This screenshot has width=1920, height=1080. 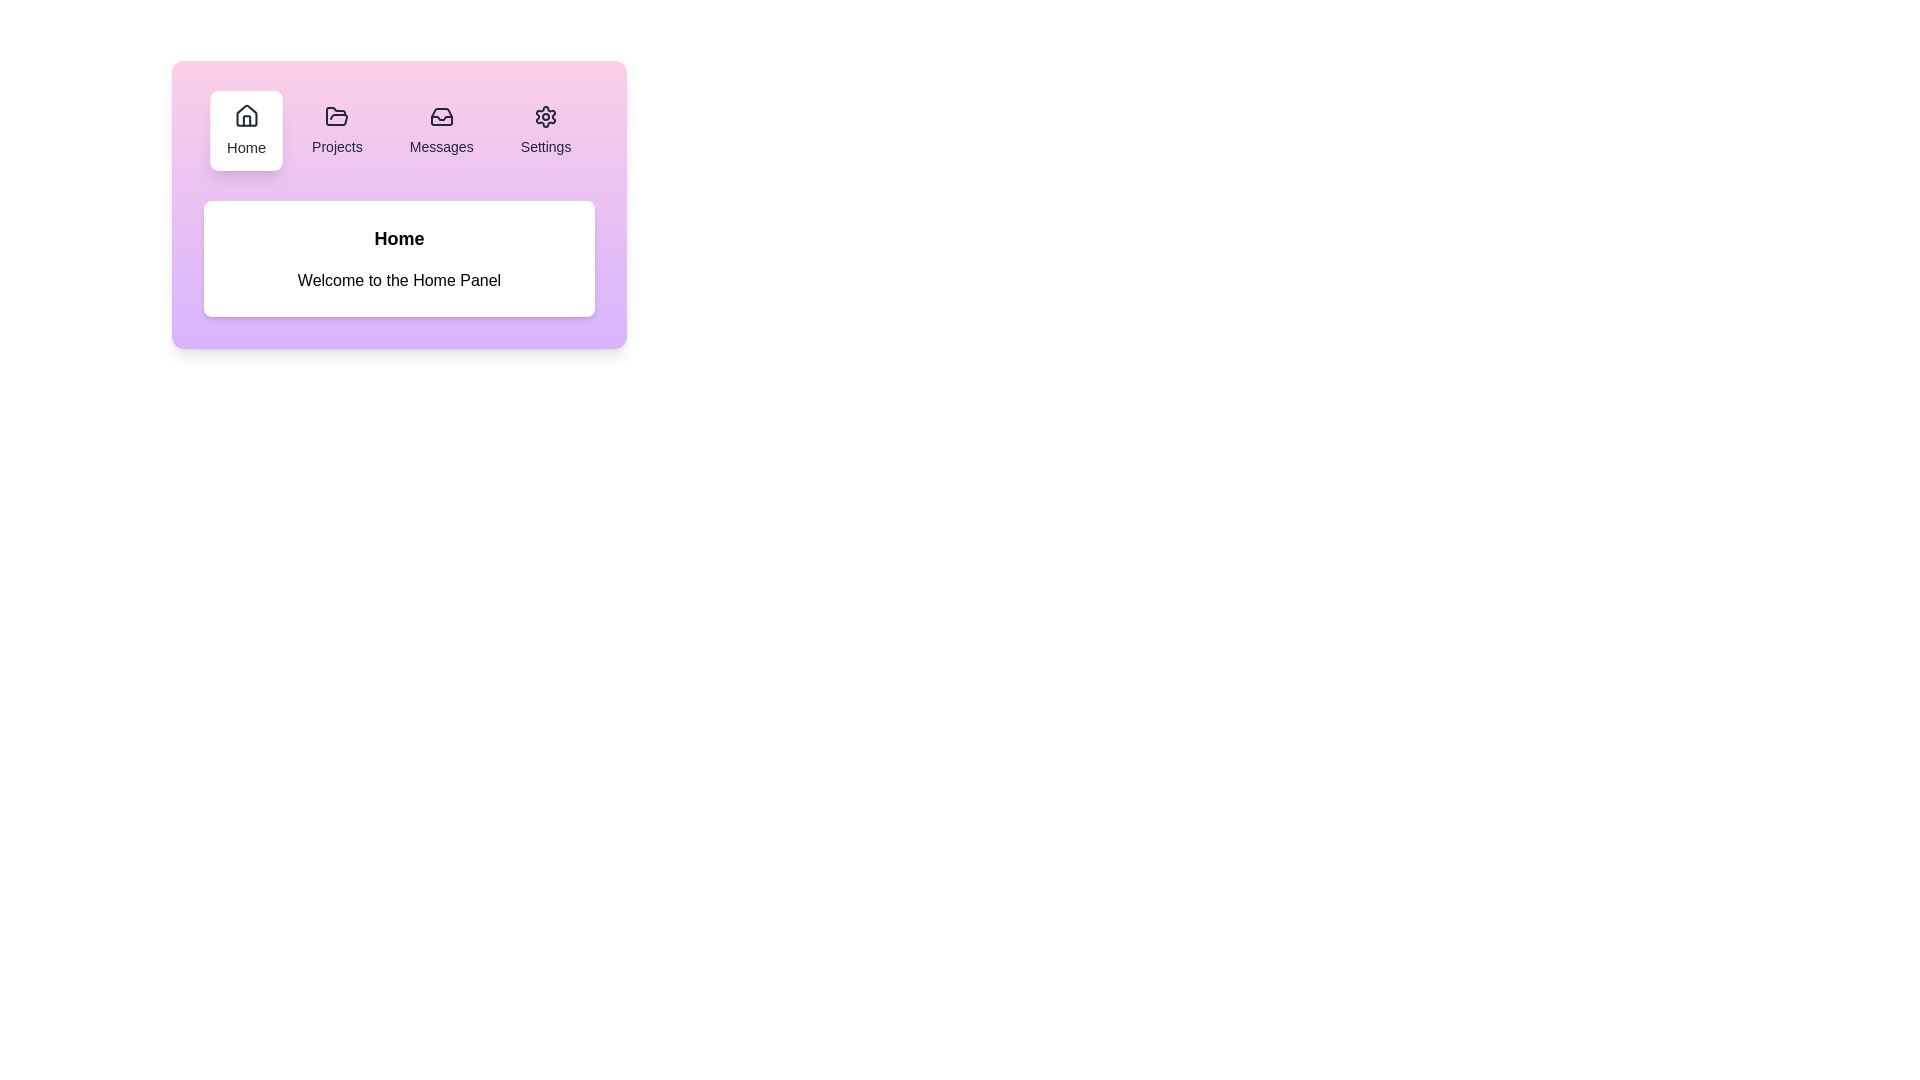 What do you see at coordinates (546, 116) in the screenshot?
I see `the gear icon associated with the 'Settings' functionality in the top-right corner of the interface` at bounding box center [546, 116].